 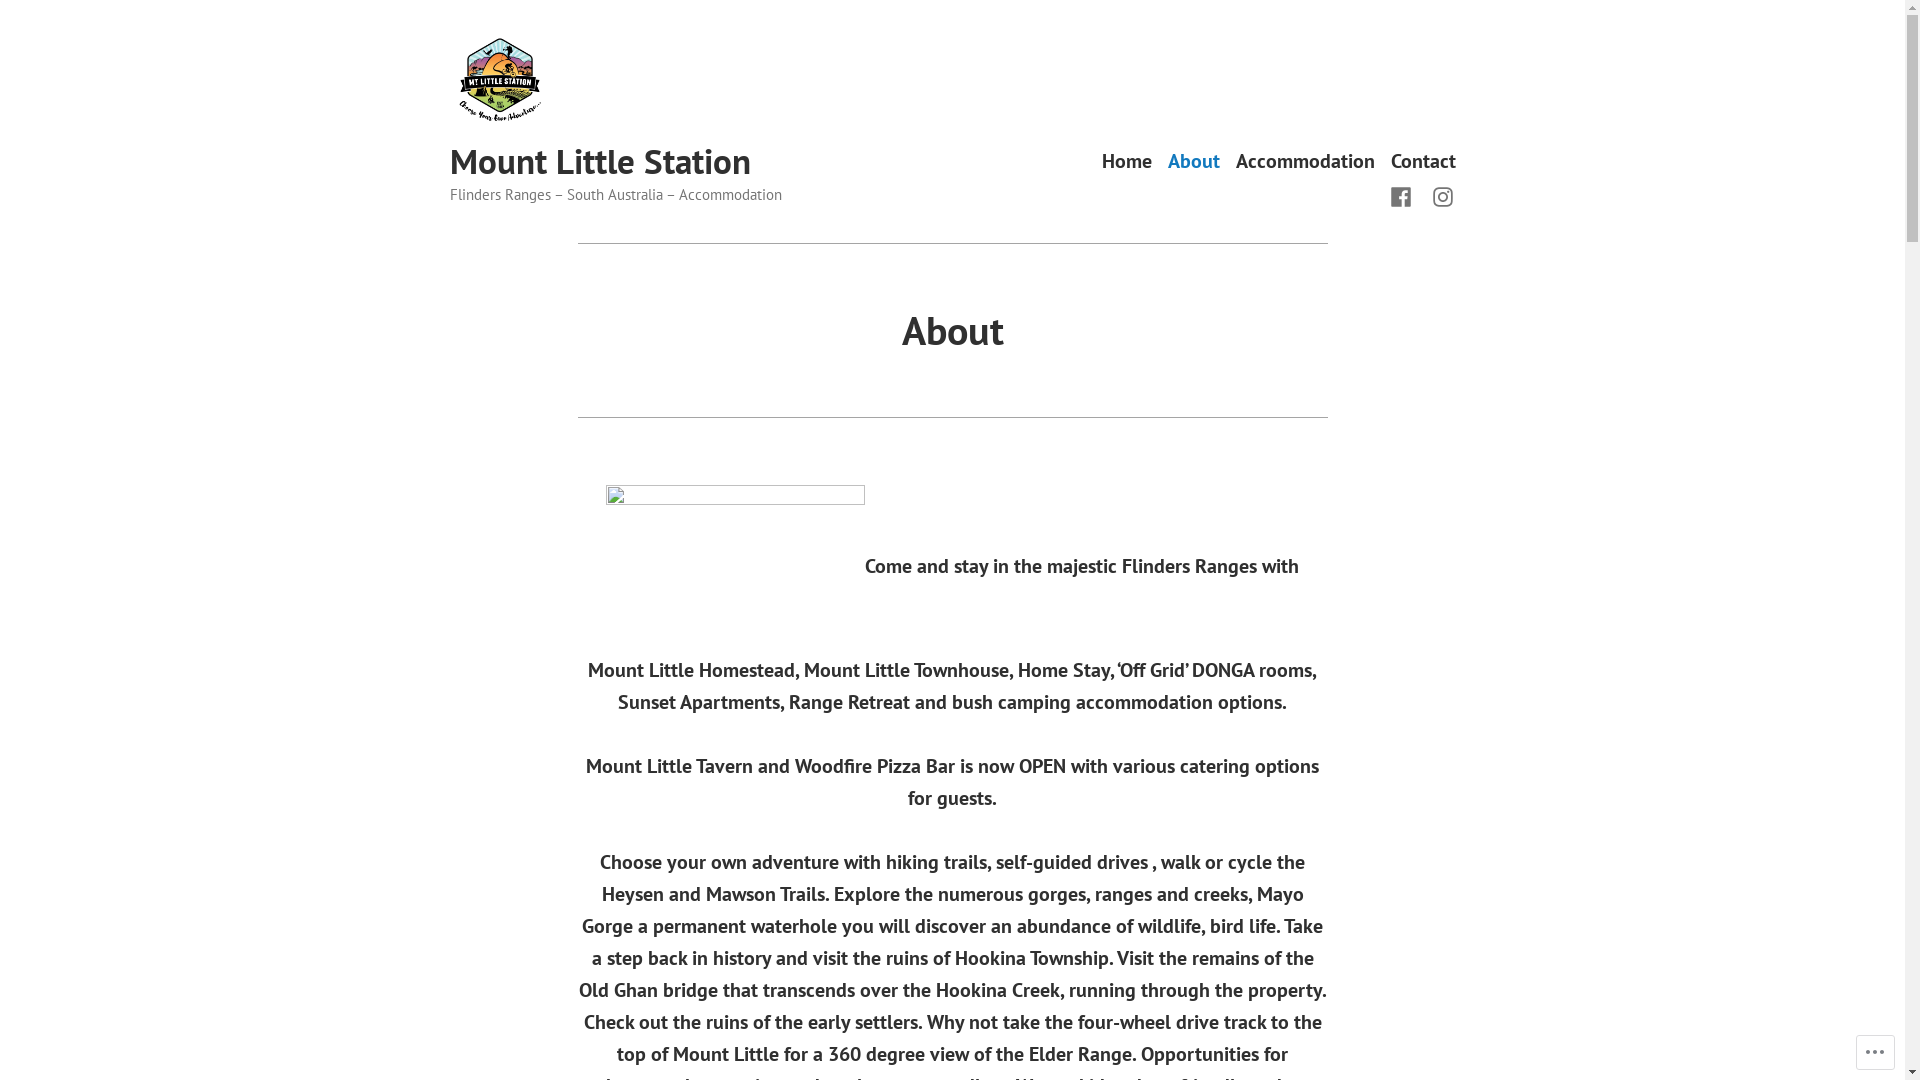 What do you see at coordinates (1194, 160) in the screenshot?
I see `'About'` at bounding box center [1194, 160].